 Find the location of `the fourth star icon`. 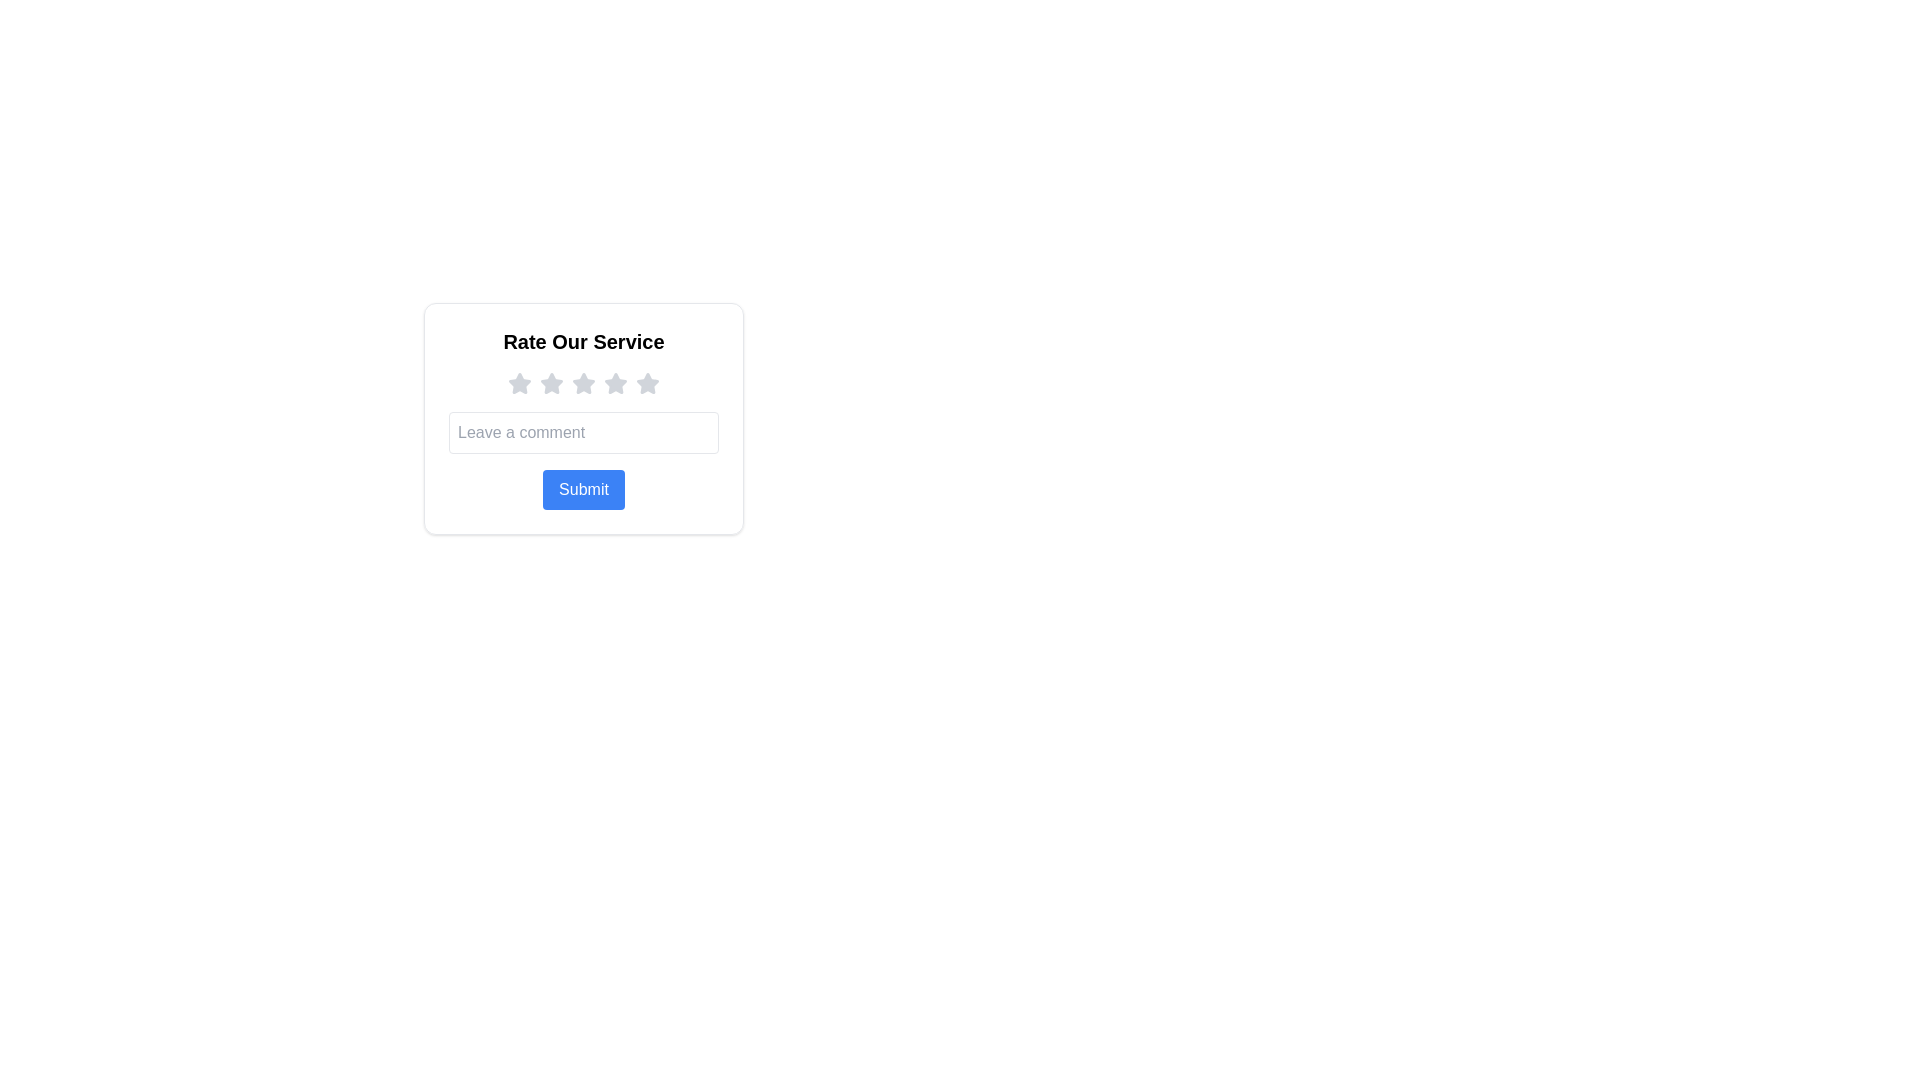

the fourth star icon is located at coordinates (614, 384).